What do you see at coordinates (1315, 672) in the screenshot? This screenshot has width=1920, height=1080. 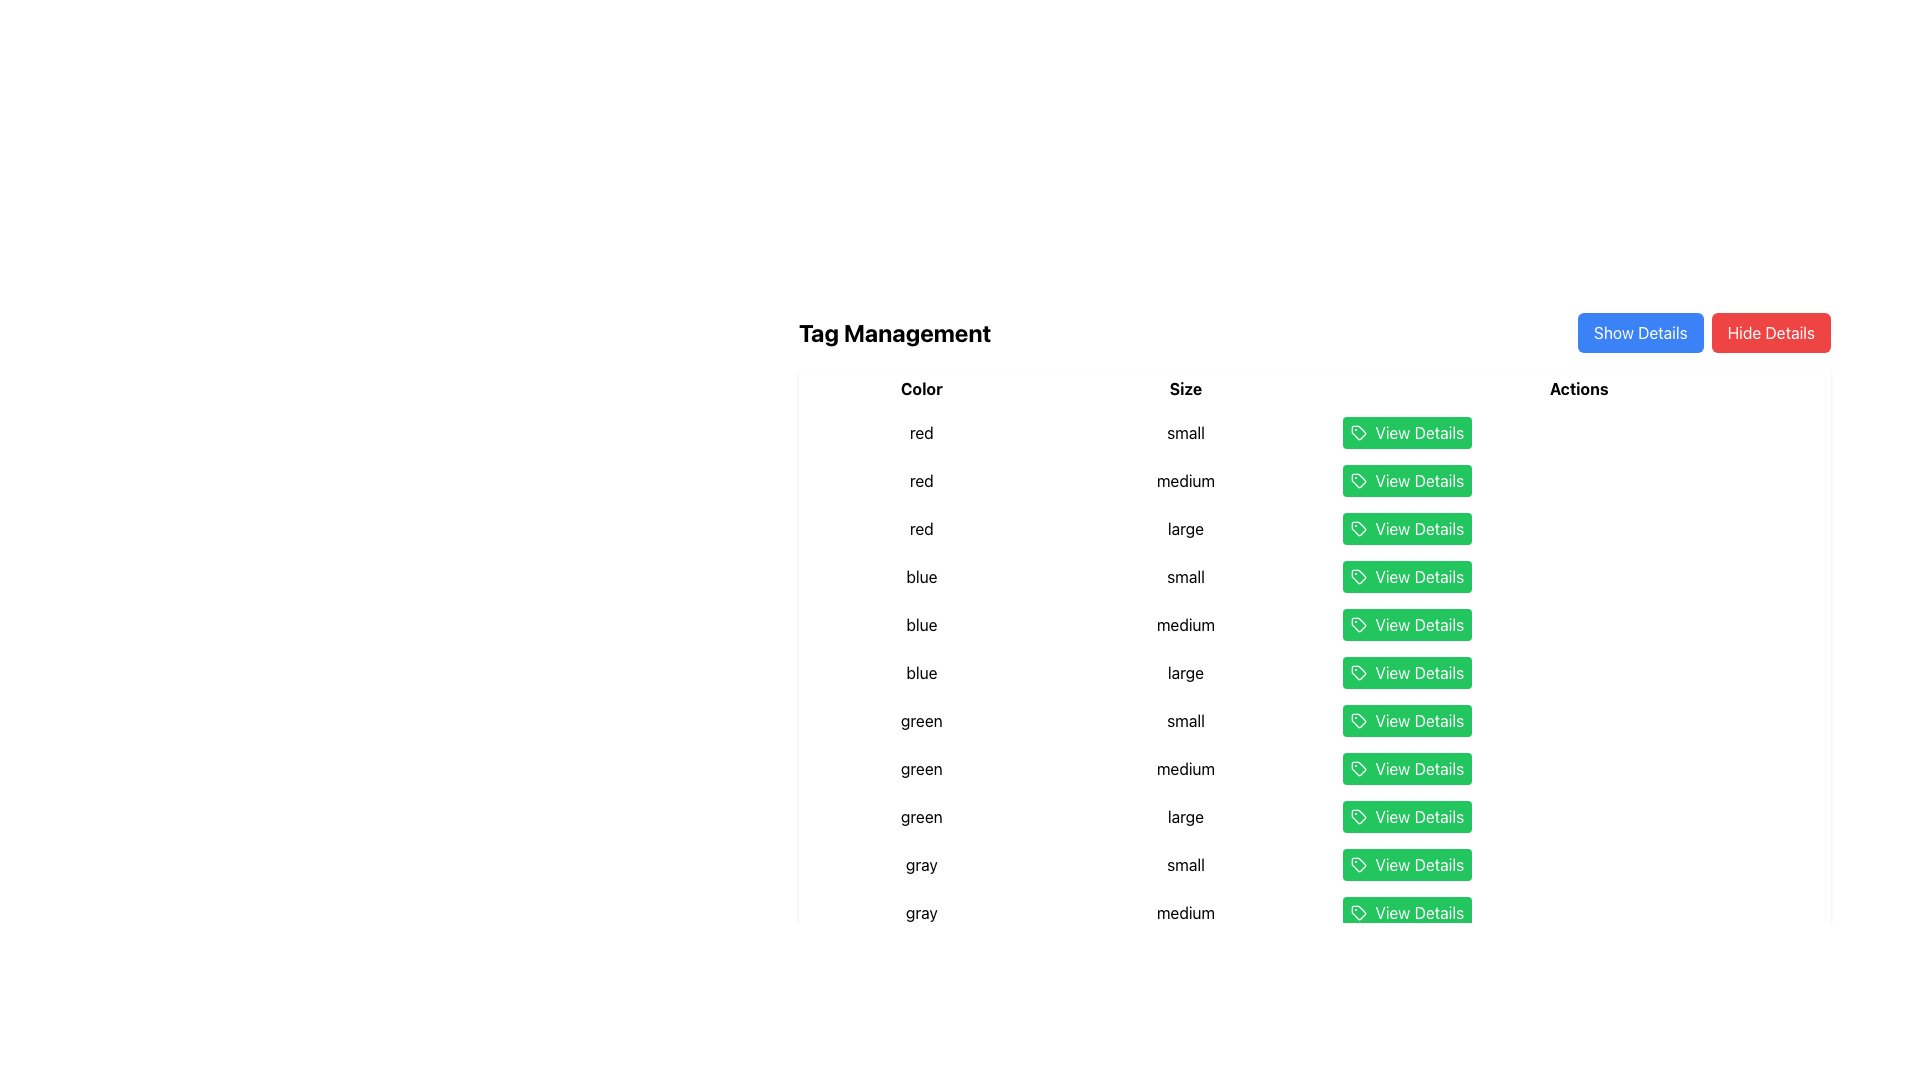 I see `the 'View Details' button in the sixth row of the Tag Management table, which describes an item with attributes 'blue' color and 'large' size` at bounding box center [1315, 672].